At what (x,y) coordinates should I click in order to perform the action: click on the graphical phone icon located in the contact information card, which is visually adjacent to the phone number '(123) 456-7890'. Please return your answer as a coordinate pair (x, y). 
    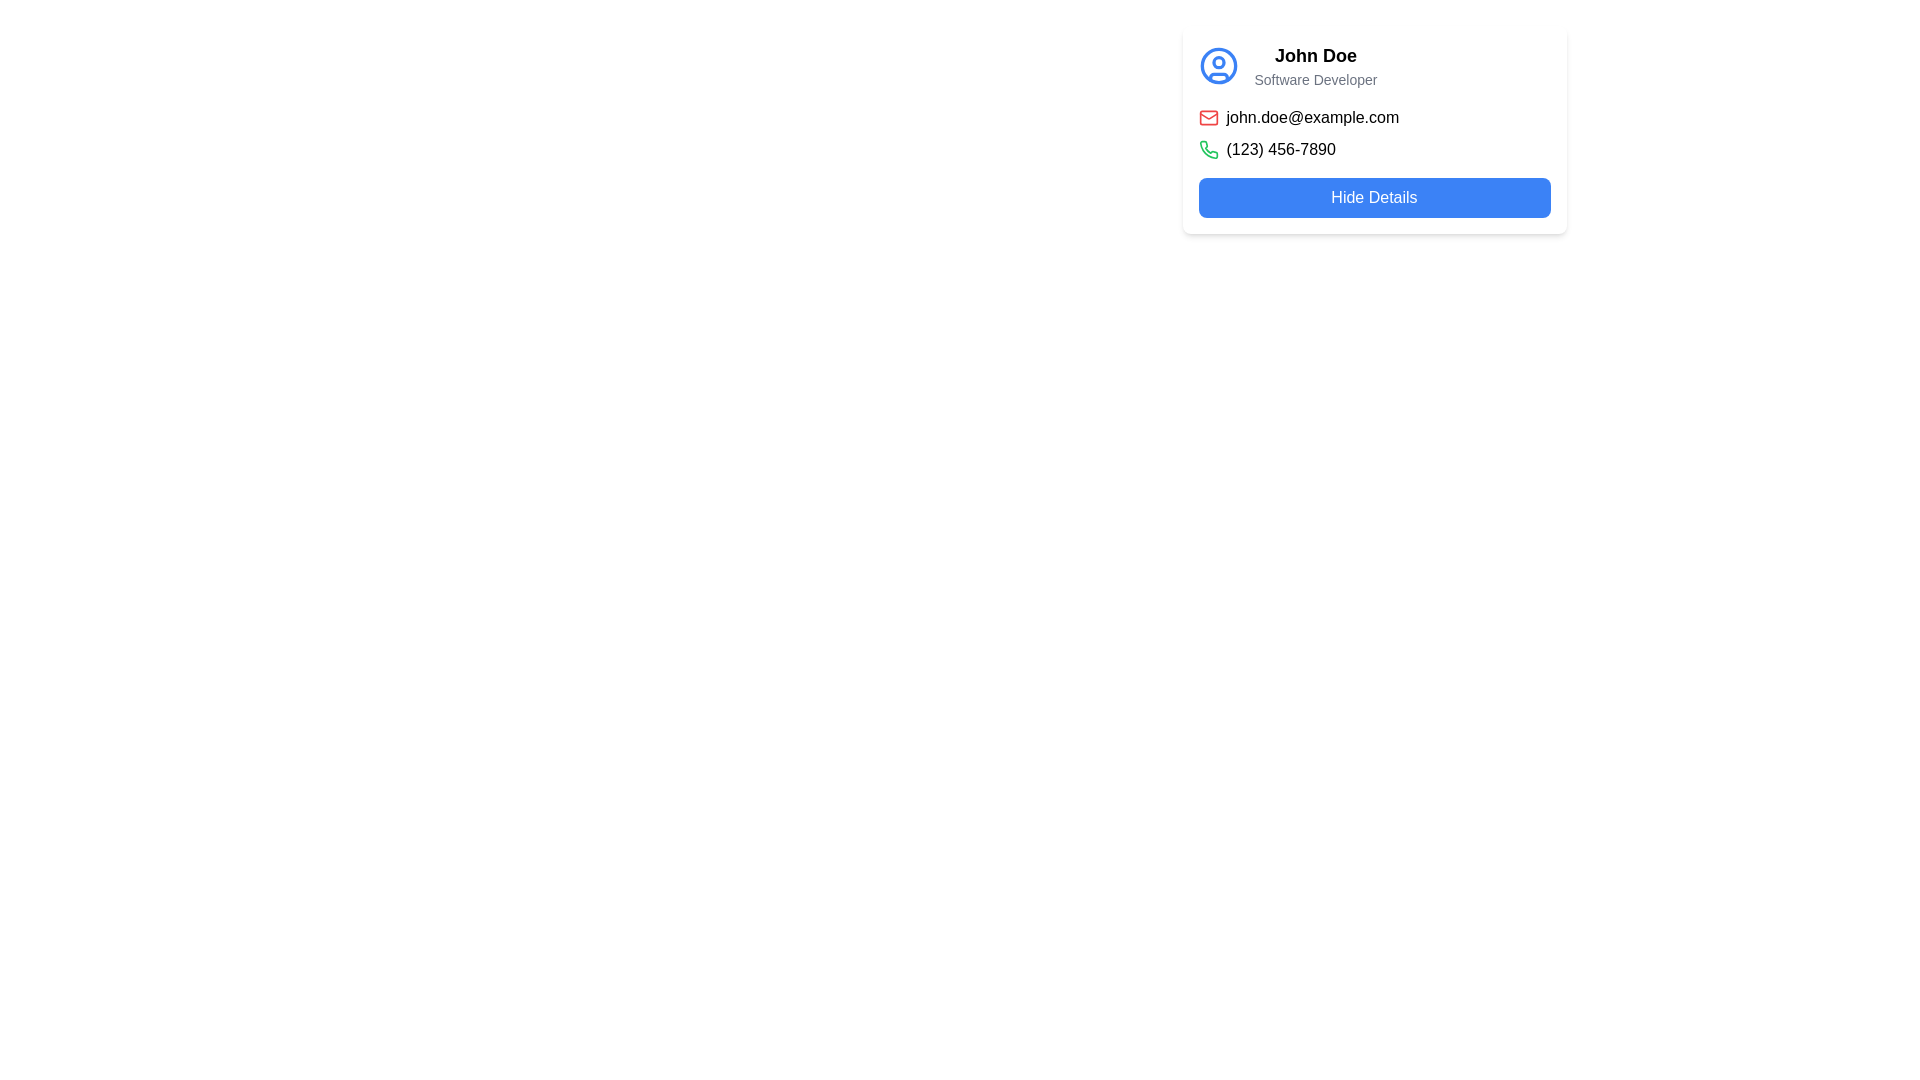
    Looking at the image, I should click on (1207, 149).